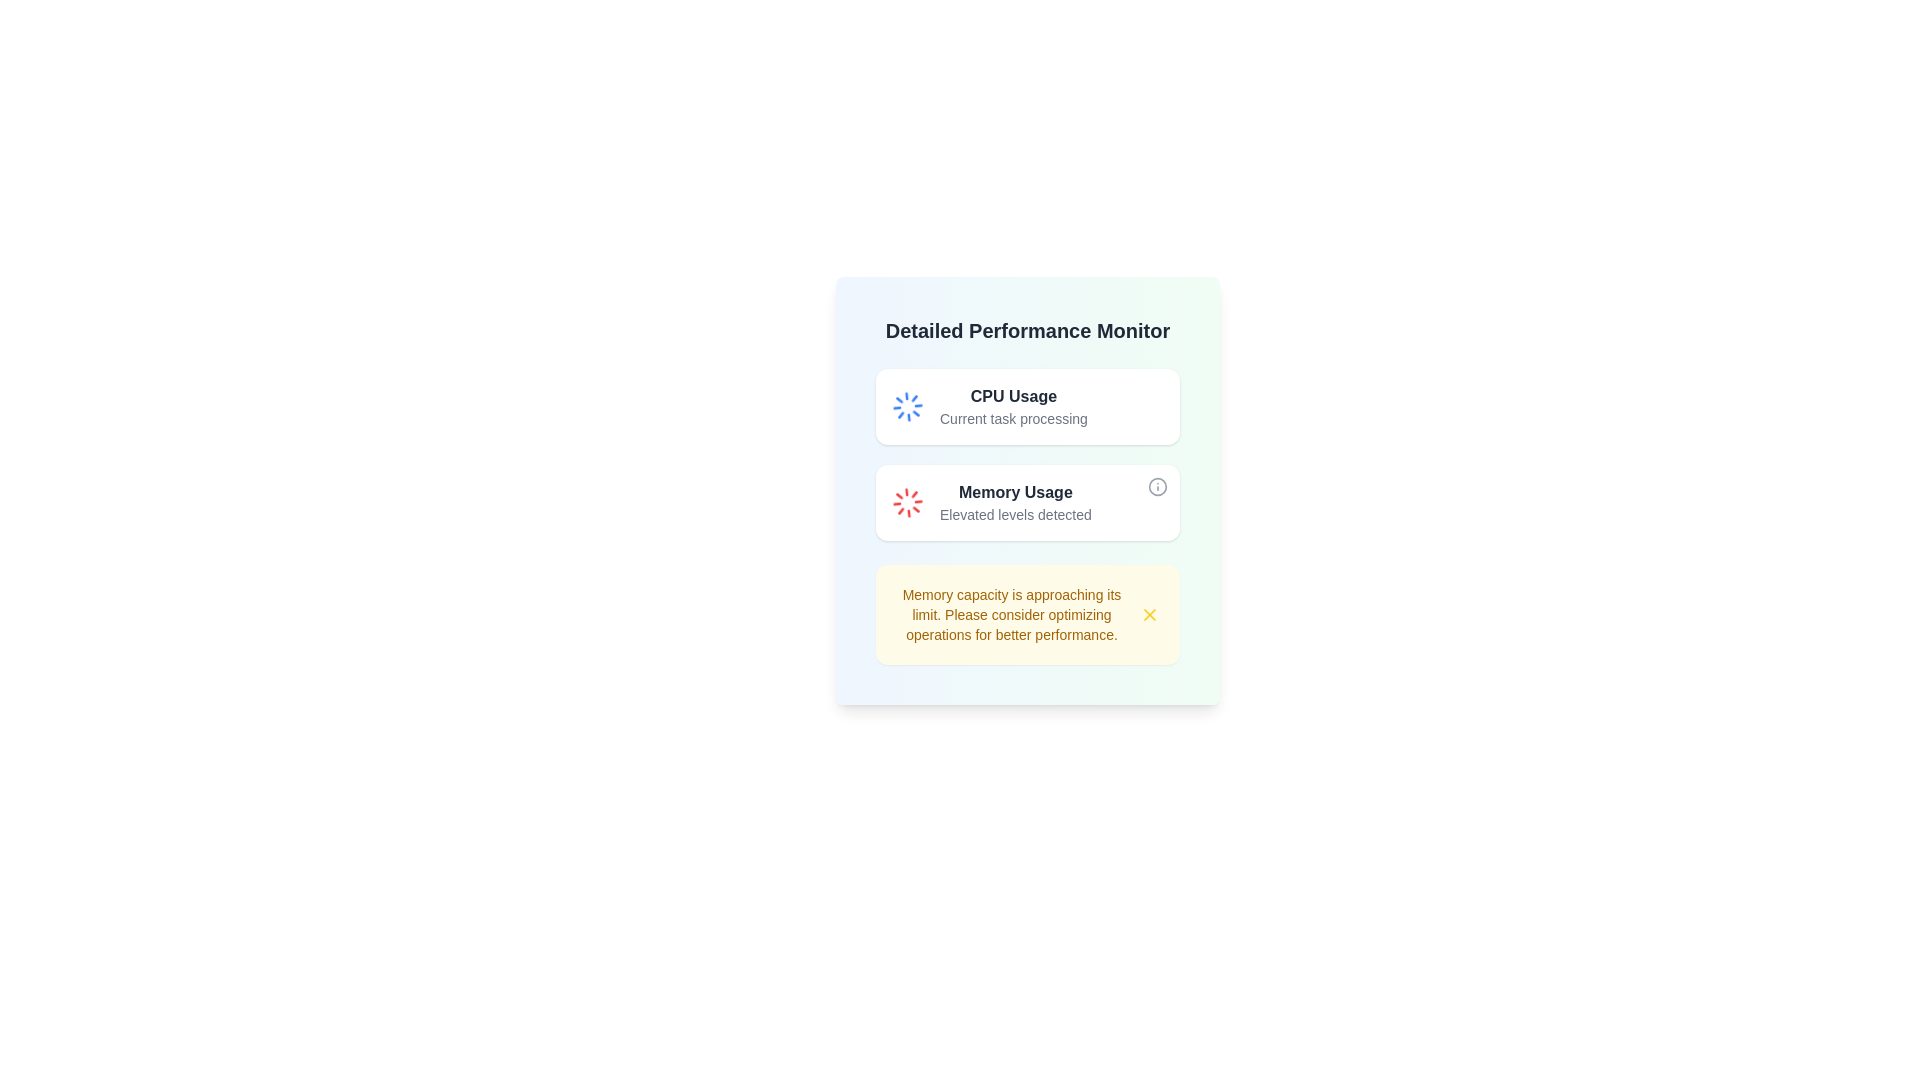 This screenshot has width=1920, height=1080. I want to click on the Text Label that serves as a header for the memory usage section in the performance monitoring module, located below the 'CPU Usage' section, so click(1015, 493).